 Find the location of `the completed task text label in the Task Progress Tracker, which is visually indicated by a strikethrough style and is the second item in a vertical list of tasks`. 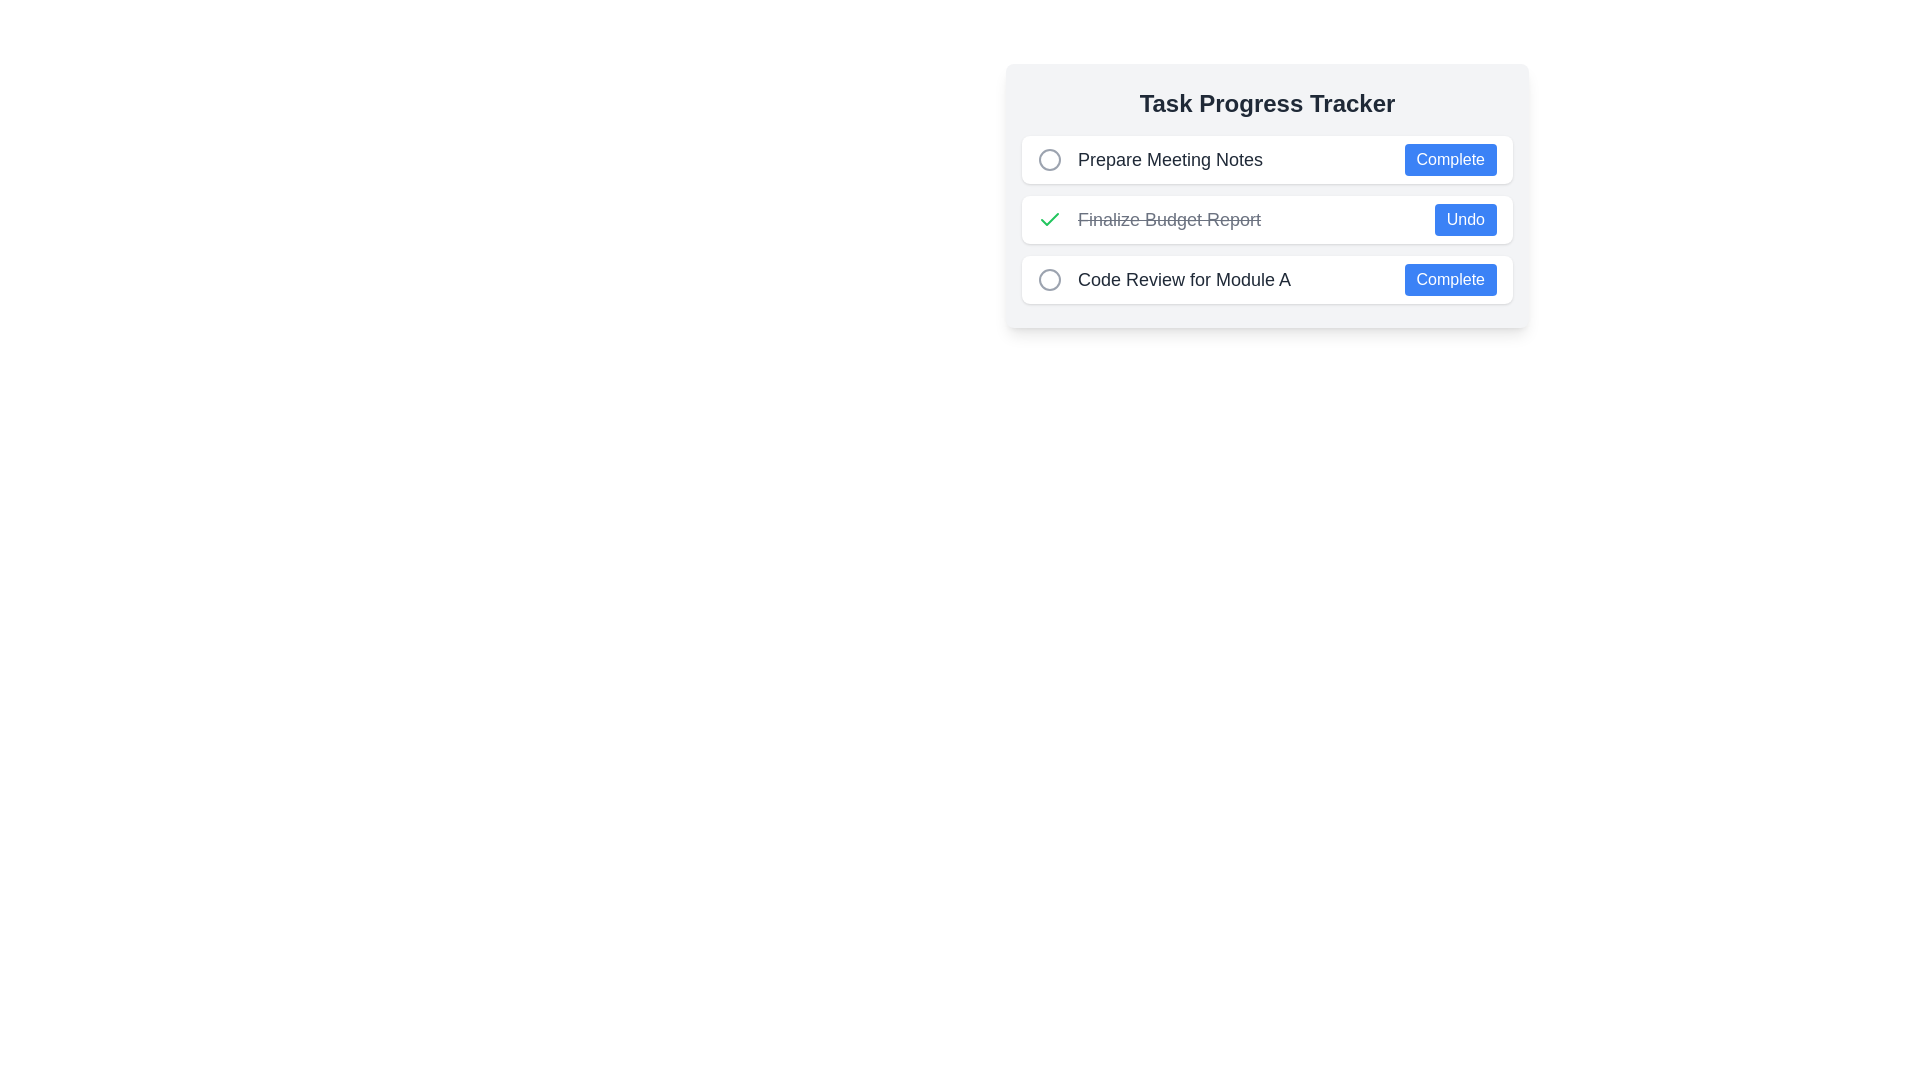

the completed task text label in the Task Progress Tracker, which is visually indicated by a strikethrough style and is the second item in a vertical list of tasks is located at coordinates (1169, 219).